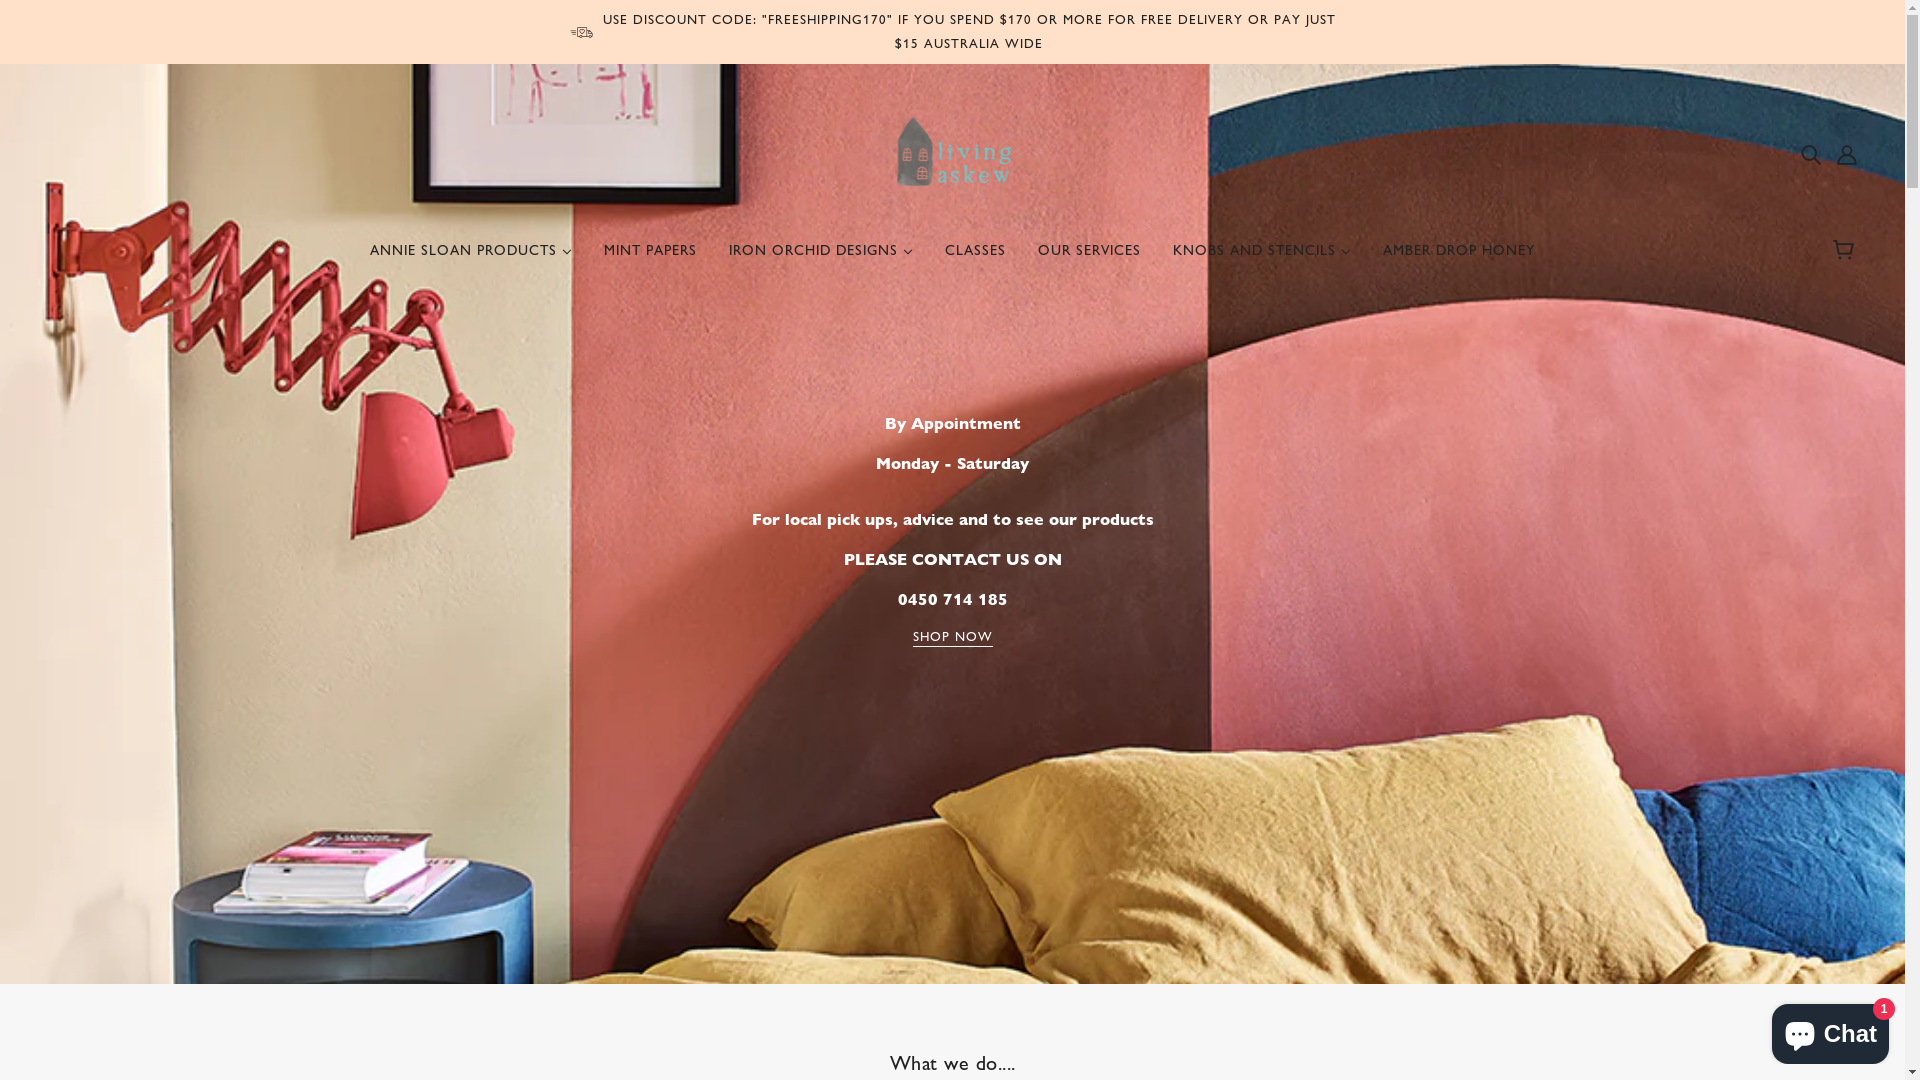 The width and height of the screenshot is (1920, 1080). I want to click on 'ANNIE SLOAN PRODUCTS', so click(469, 257).